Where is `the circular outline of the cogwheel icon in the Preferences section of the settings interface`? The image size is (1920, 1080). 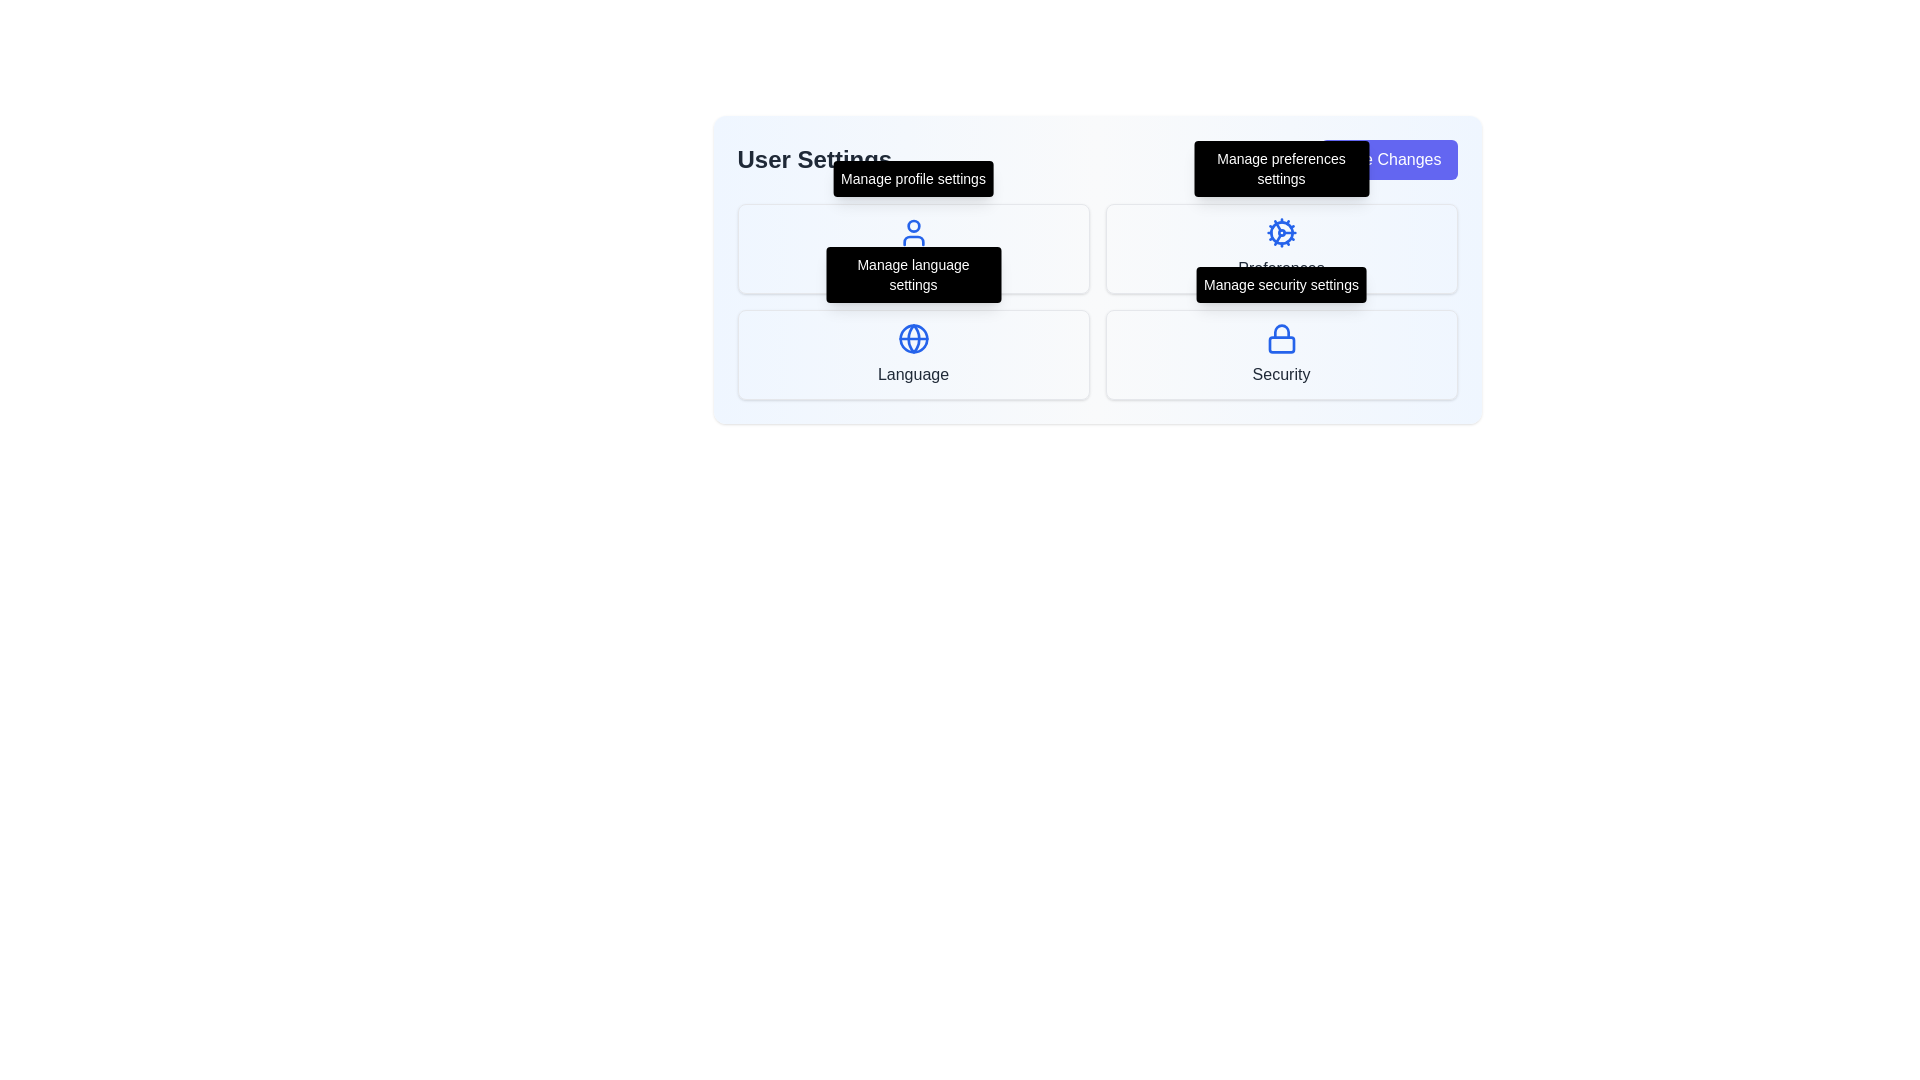 the circular outline of the cogwheel icon in the Preferences section of the settings interface is located at coordinates (1281, 231).